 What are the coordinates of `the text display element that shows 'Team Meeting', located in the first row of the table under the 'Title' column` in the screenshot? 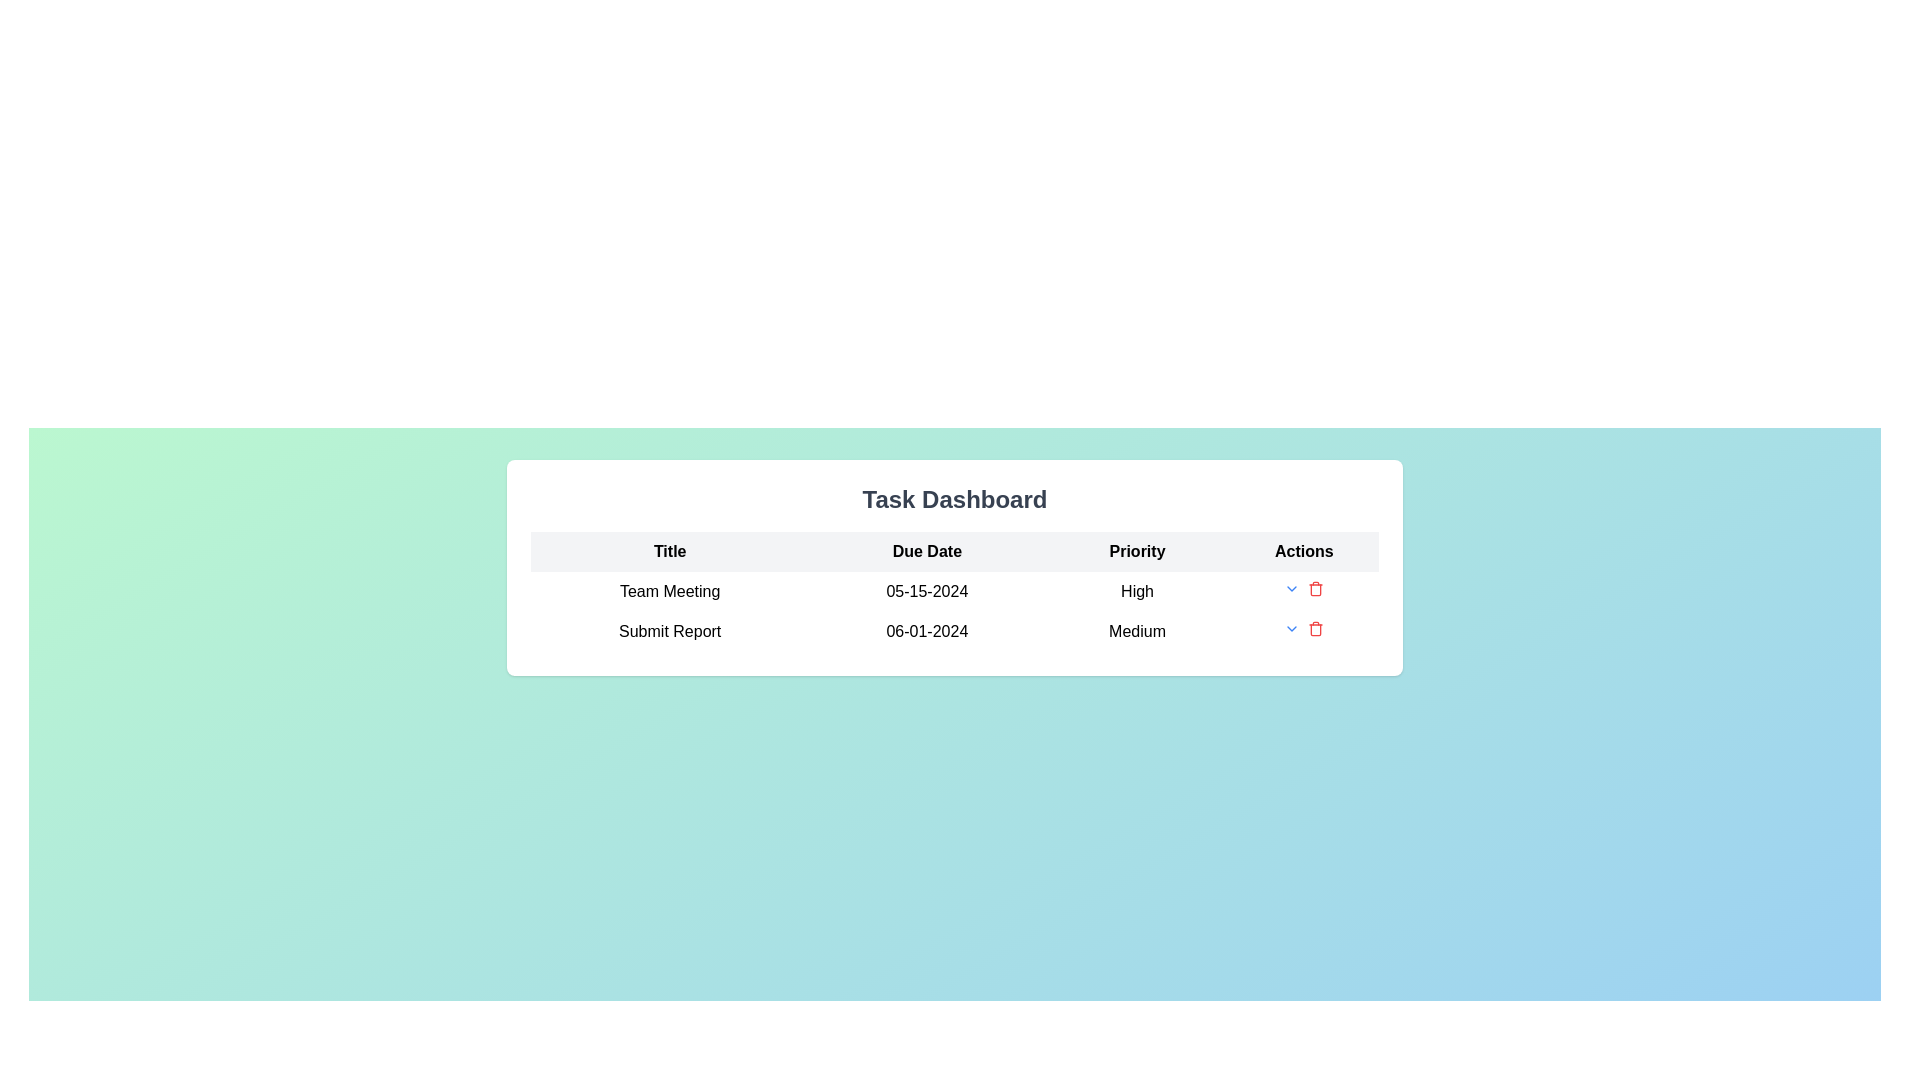 It's located at (670, 590).